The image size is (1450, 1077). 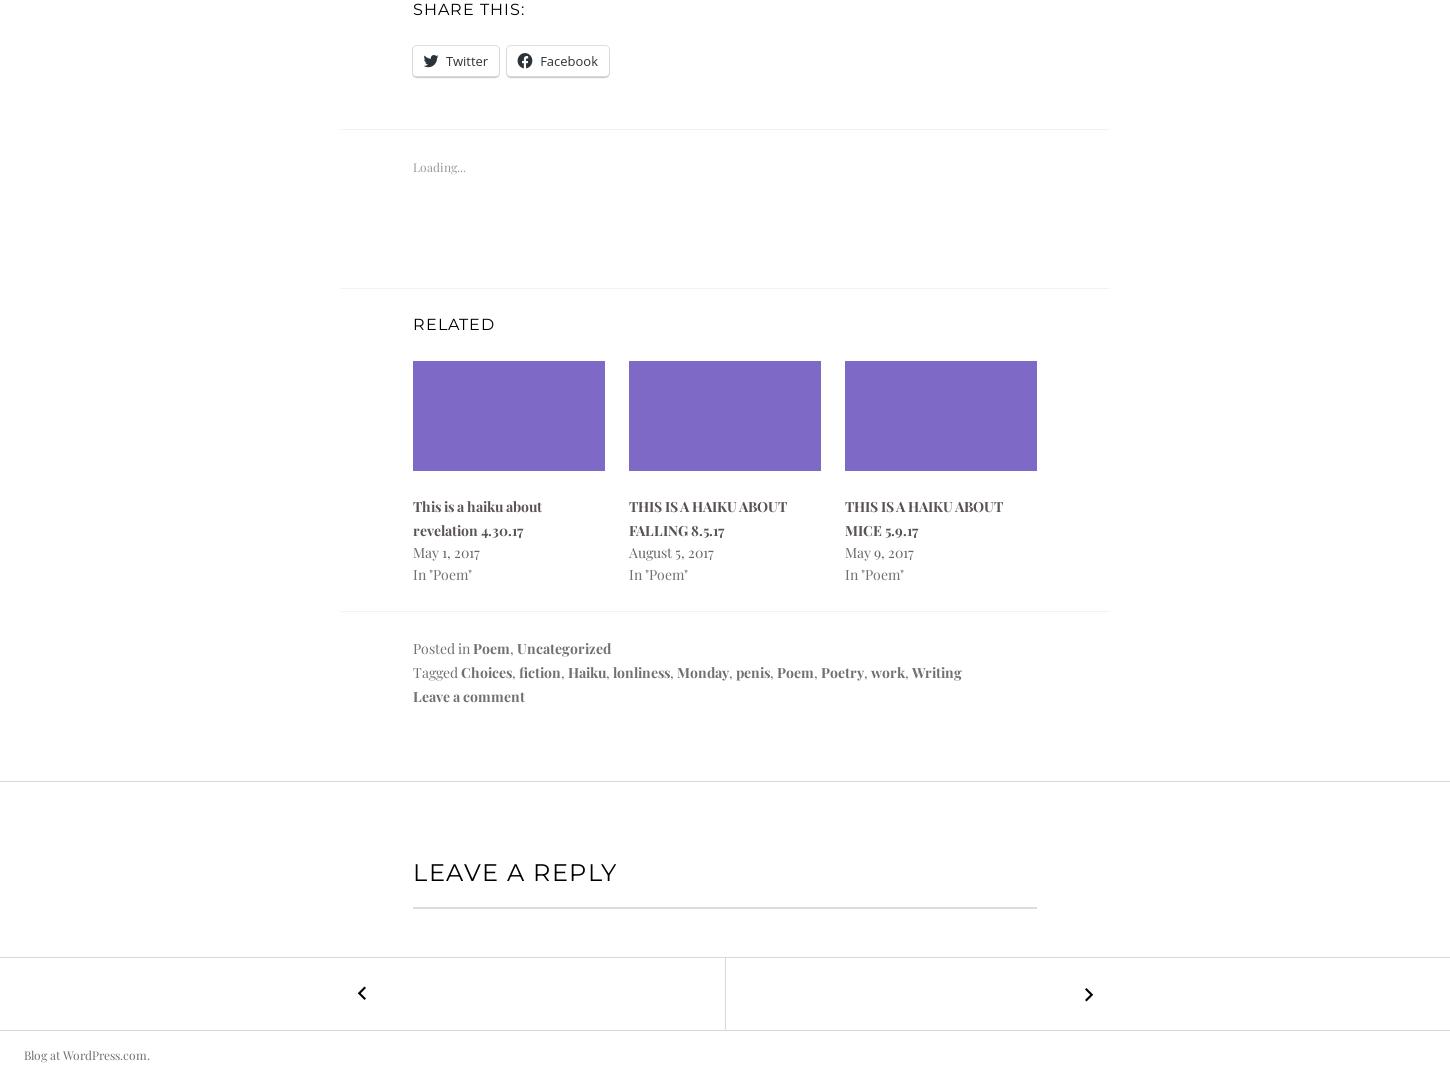 I want to click on 'Uncategorized', so click(x=564, y=647).